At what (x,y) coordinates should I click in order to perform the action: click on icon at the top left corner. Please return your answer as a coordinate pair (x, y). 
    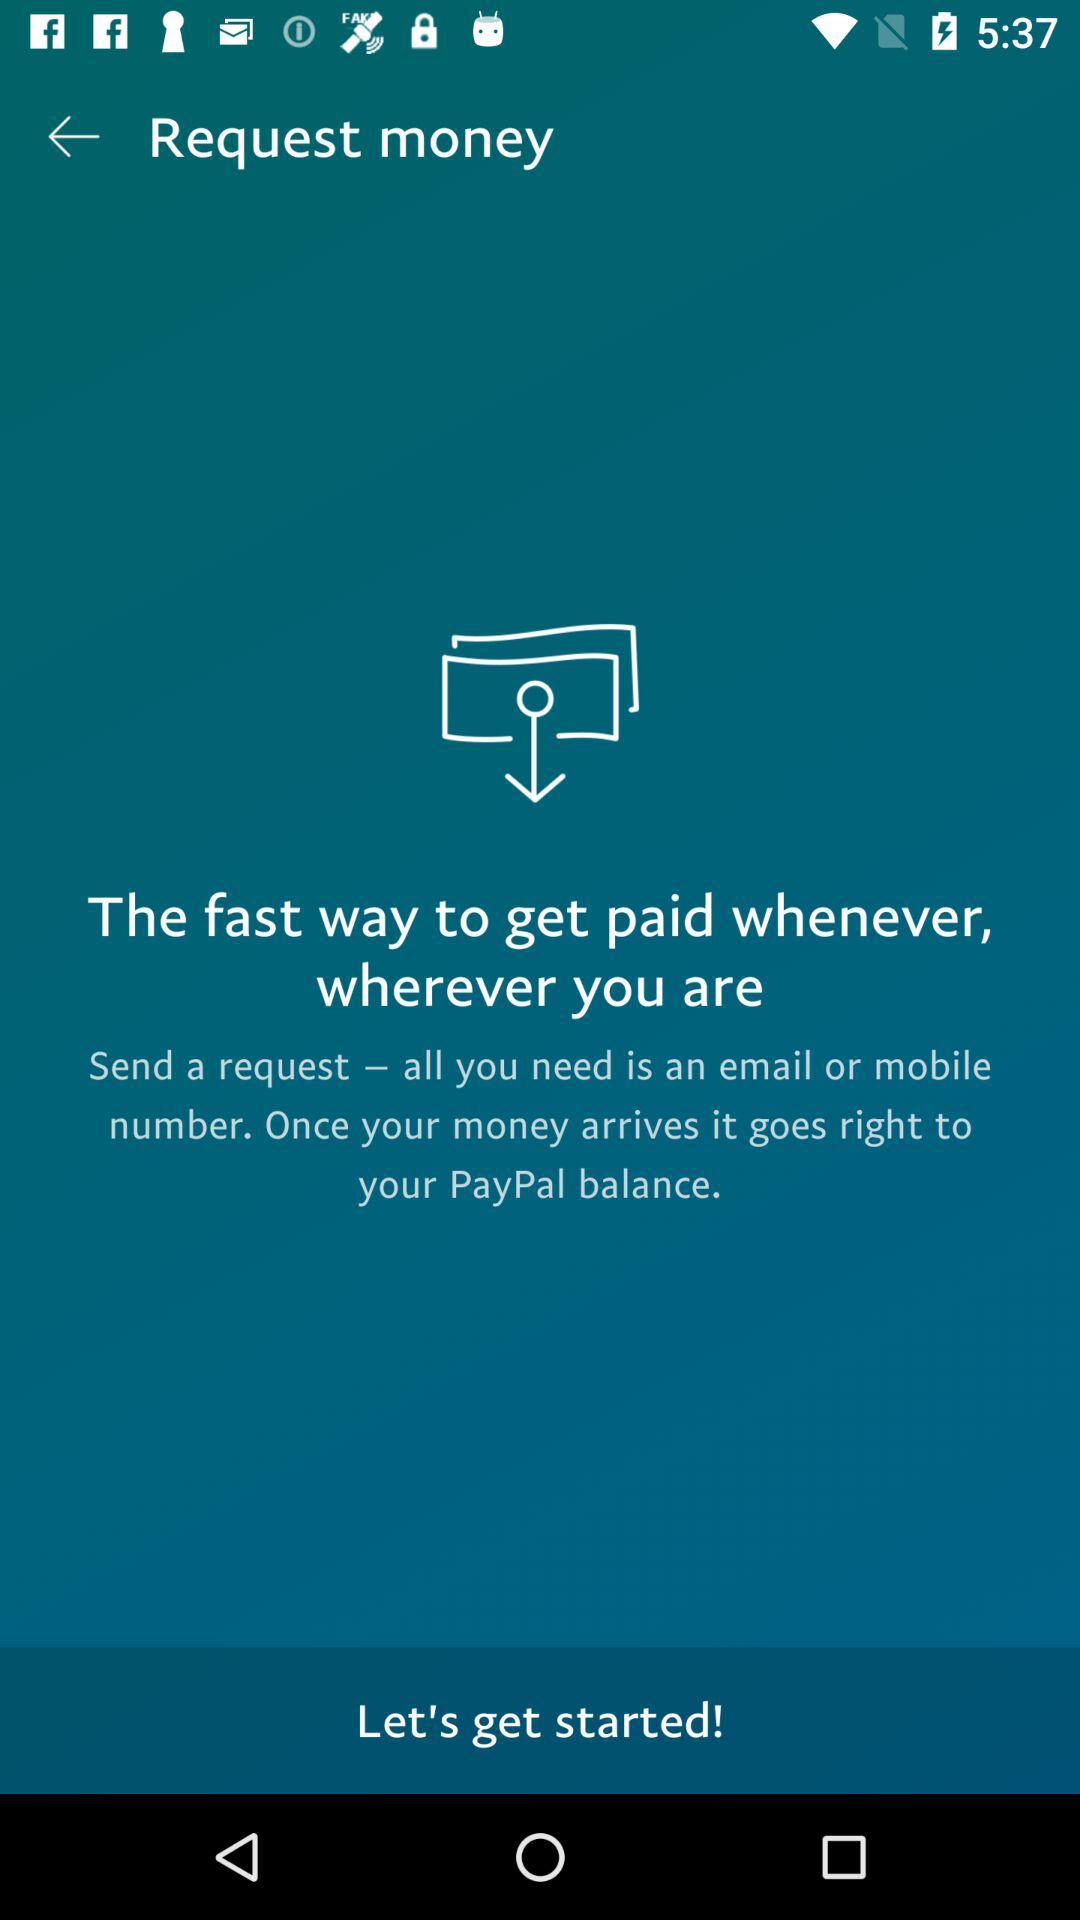
    Looking at the image, I should click on (72, 135).